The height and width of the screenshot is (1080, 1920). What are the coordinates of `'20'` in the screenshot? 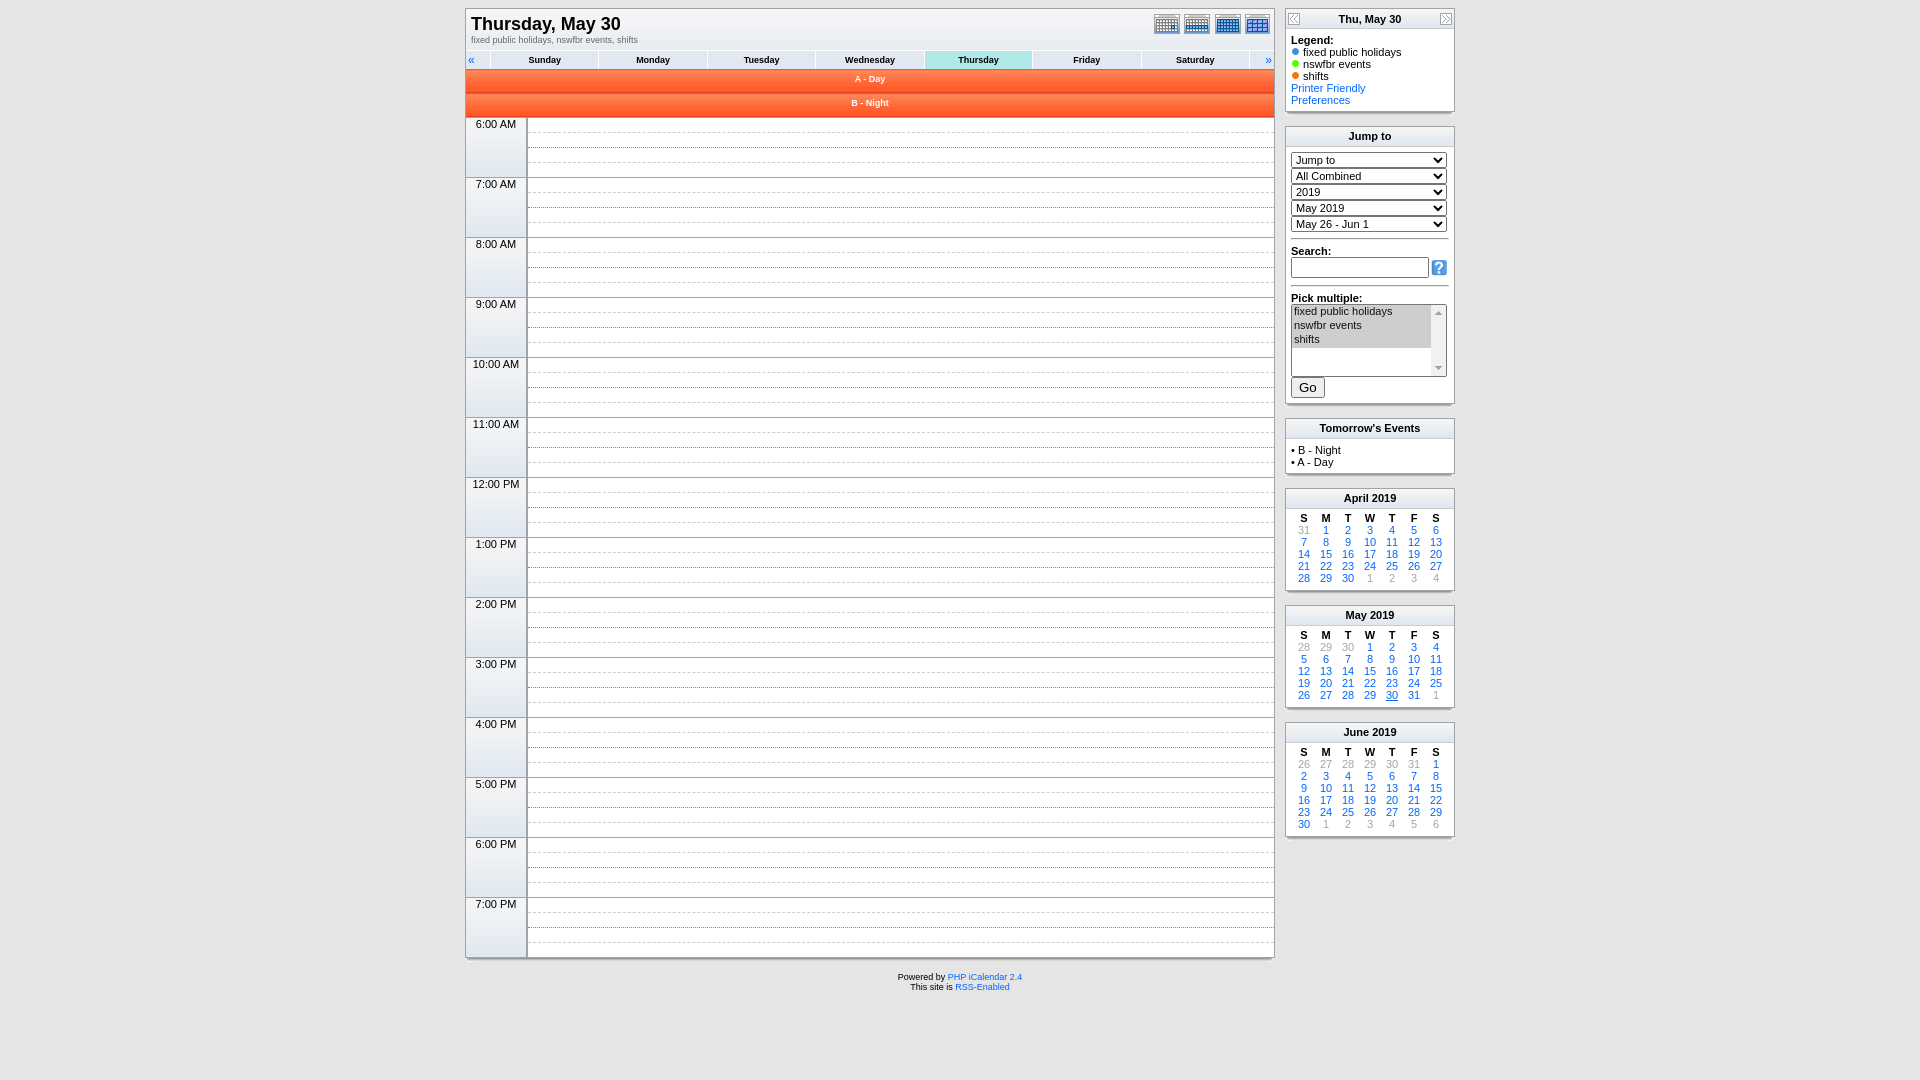 It's located at (1325, 681).